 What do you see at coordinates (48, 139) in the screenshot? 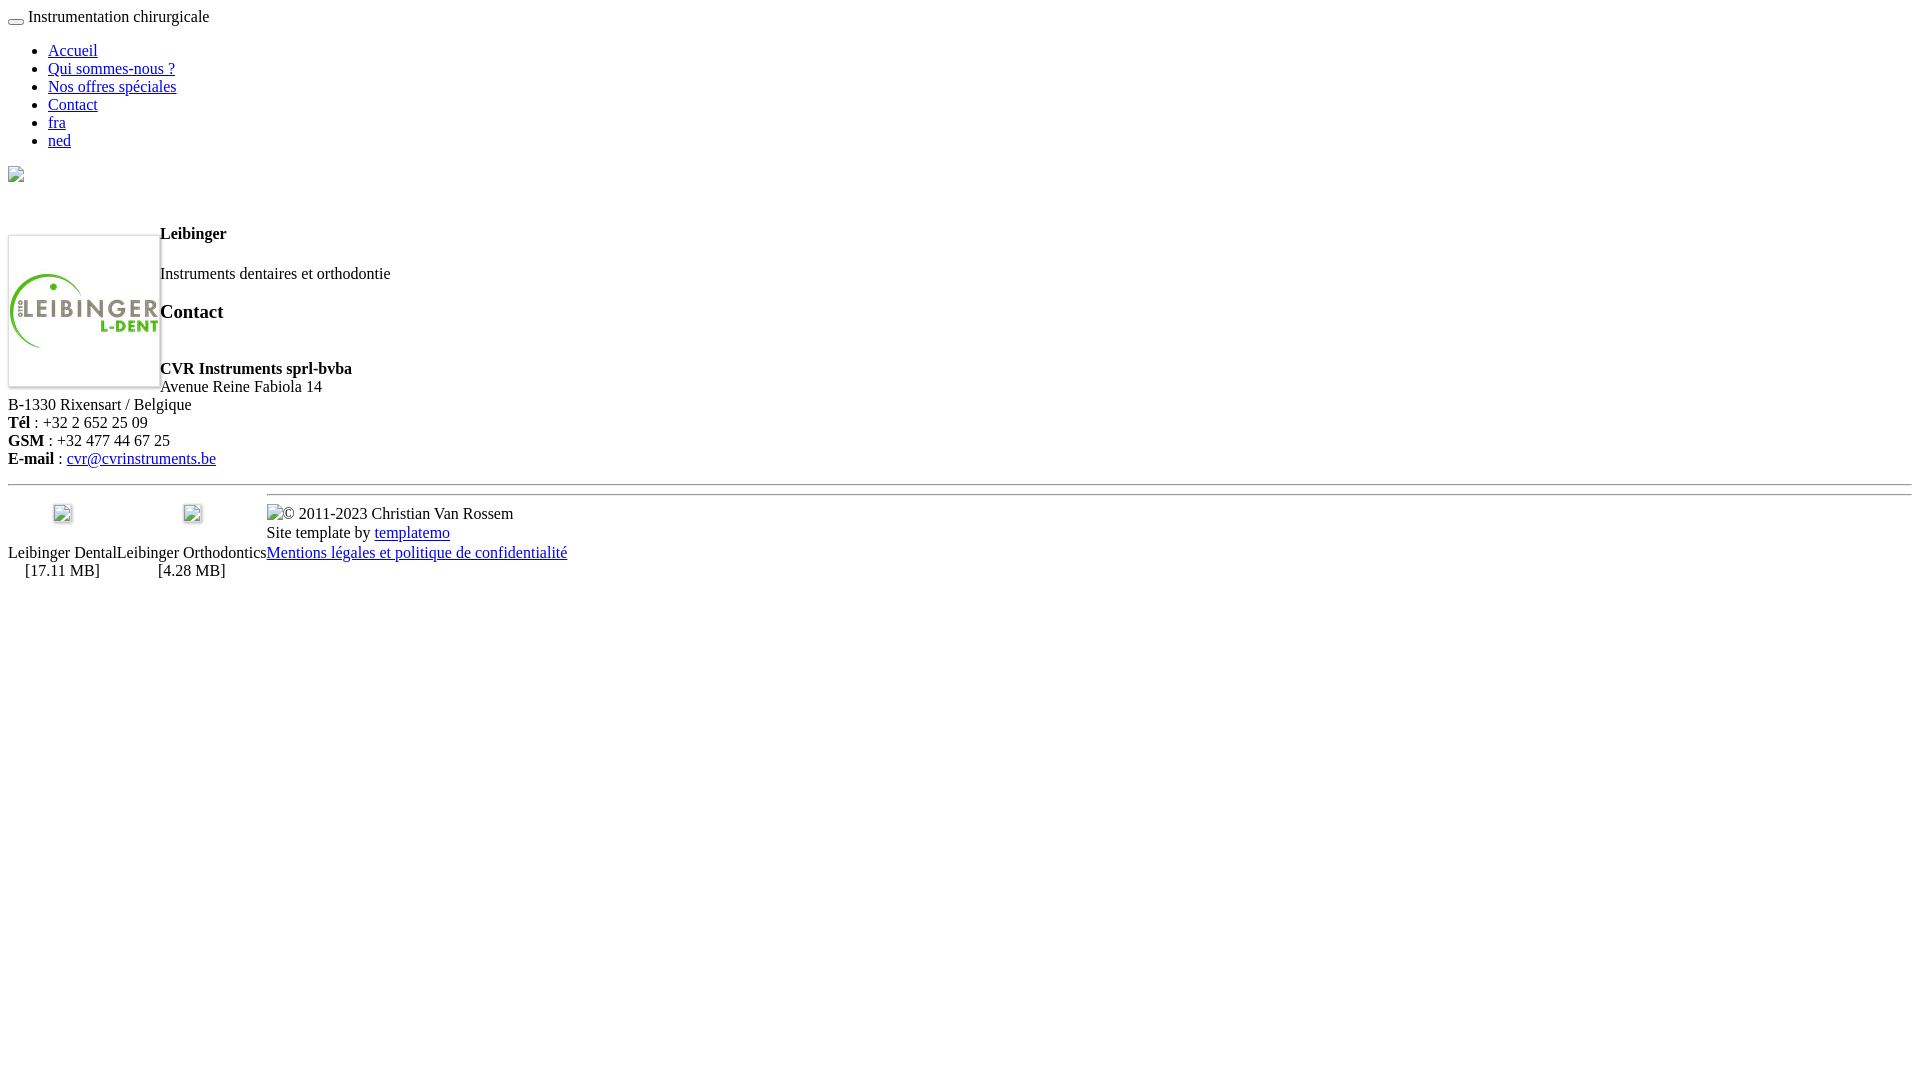
I see `'ned'` at bounding box center [48, 139].